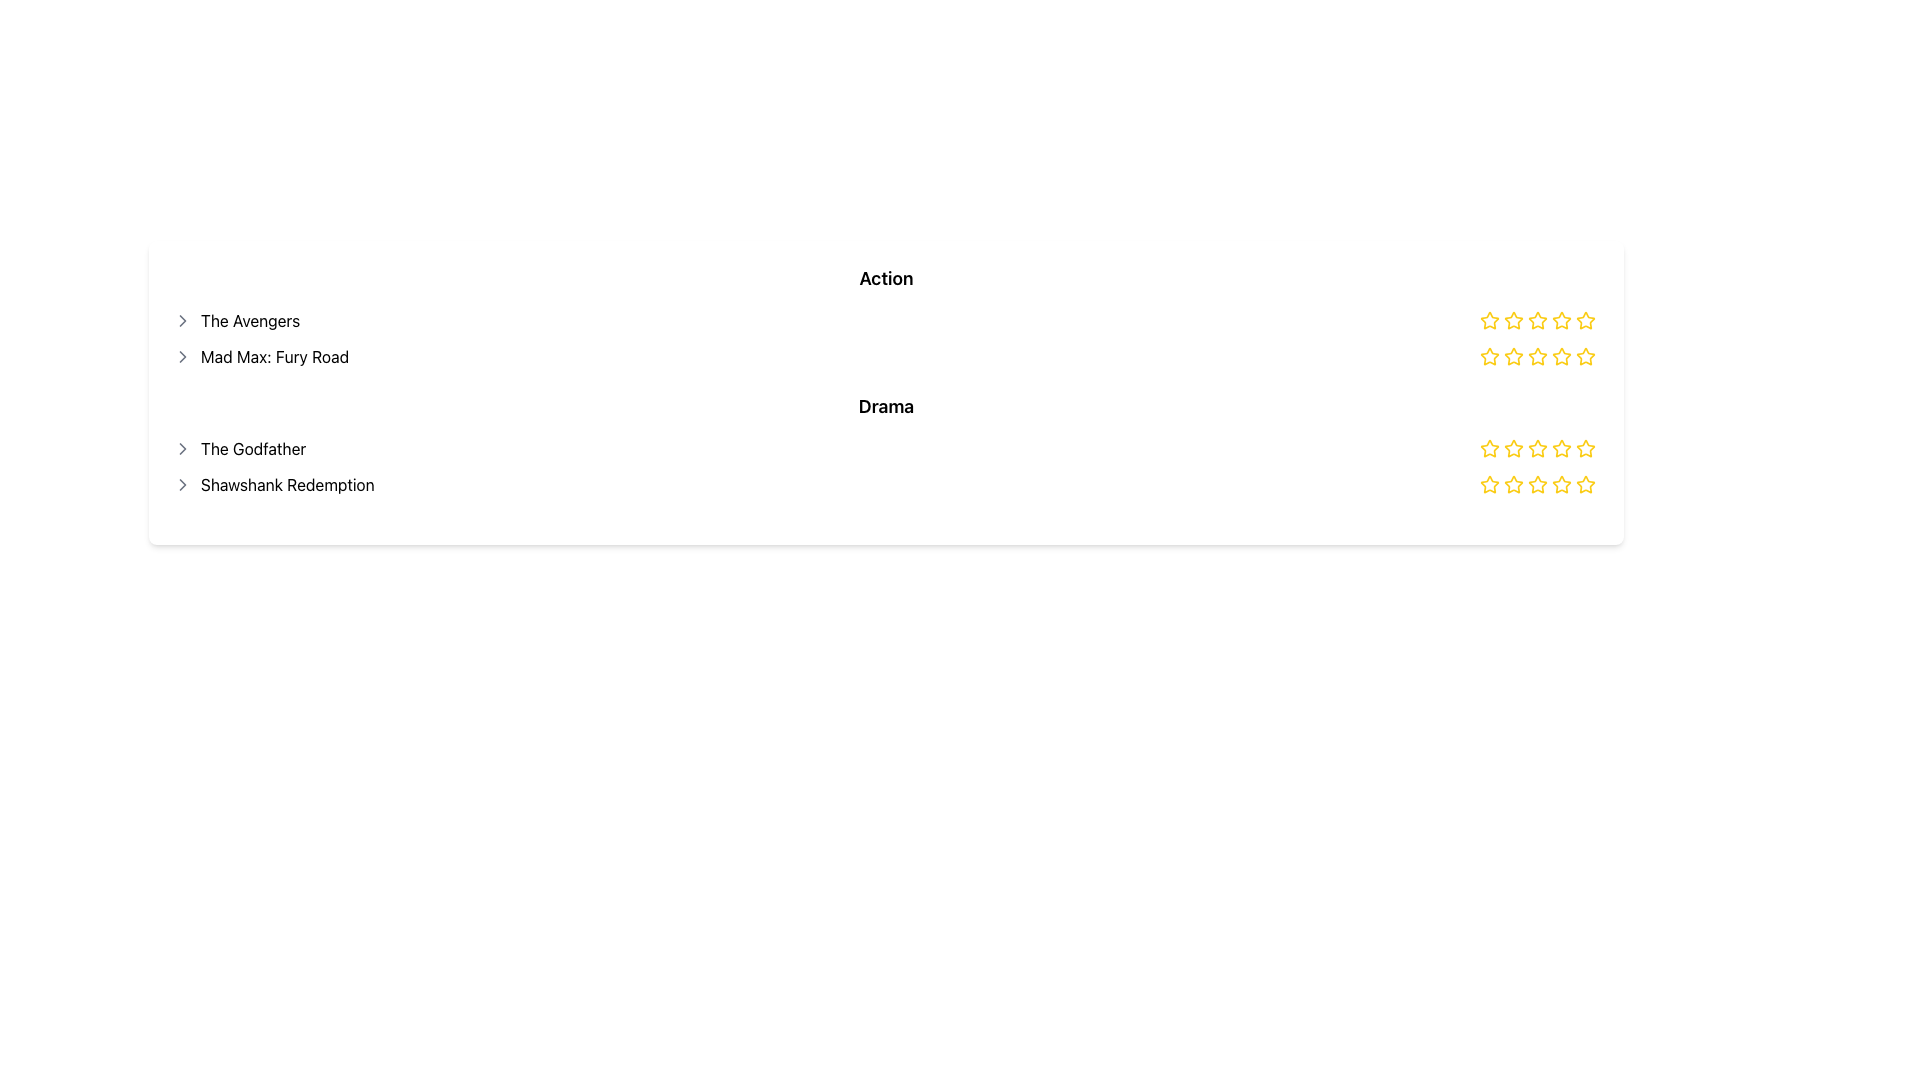 Image resolution: width=1920 pixels, height=1080 pixels. I want to click on the third star in the last row of the star rating interface, so click(1584, 447).